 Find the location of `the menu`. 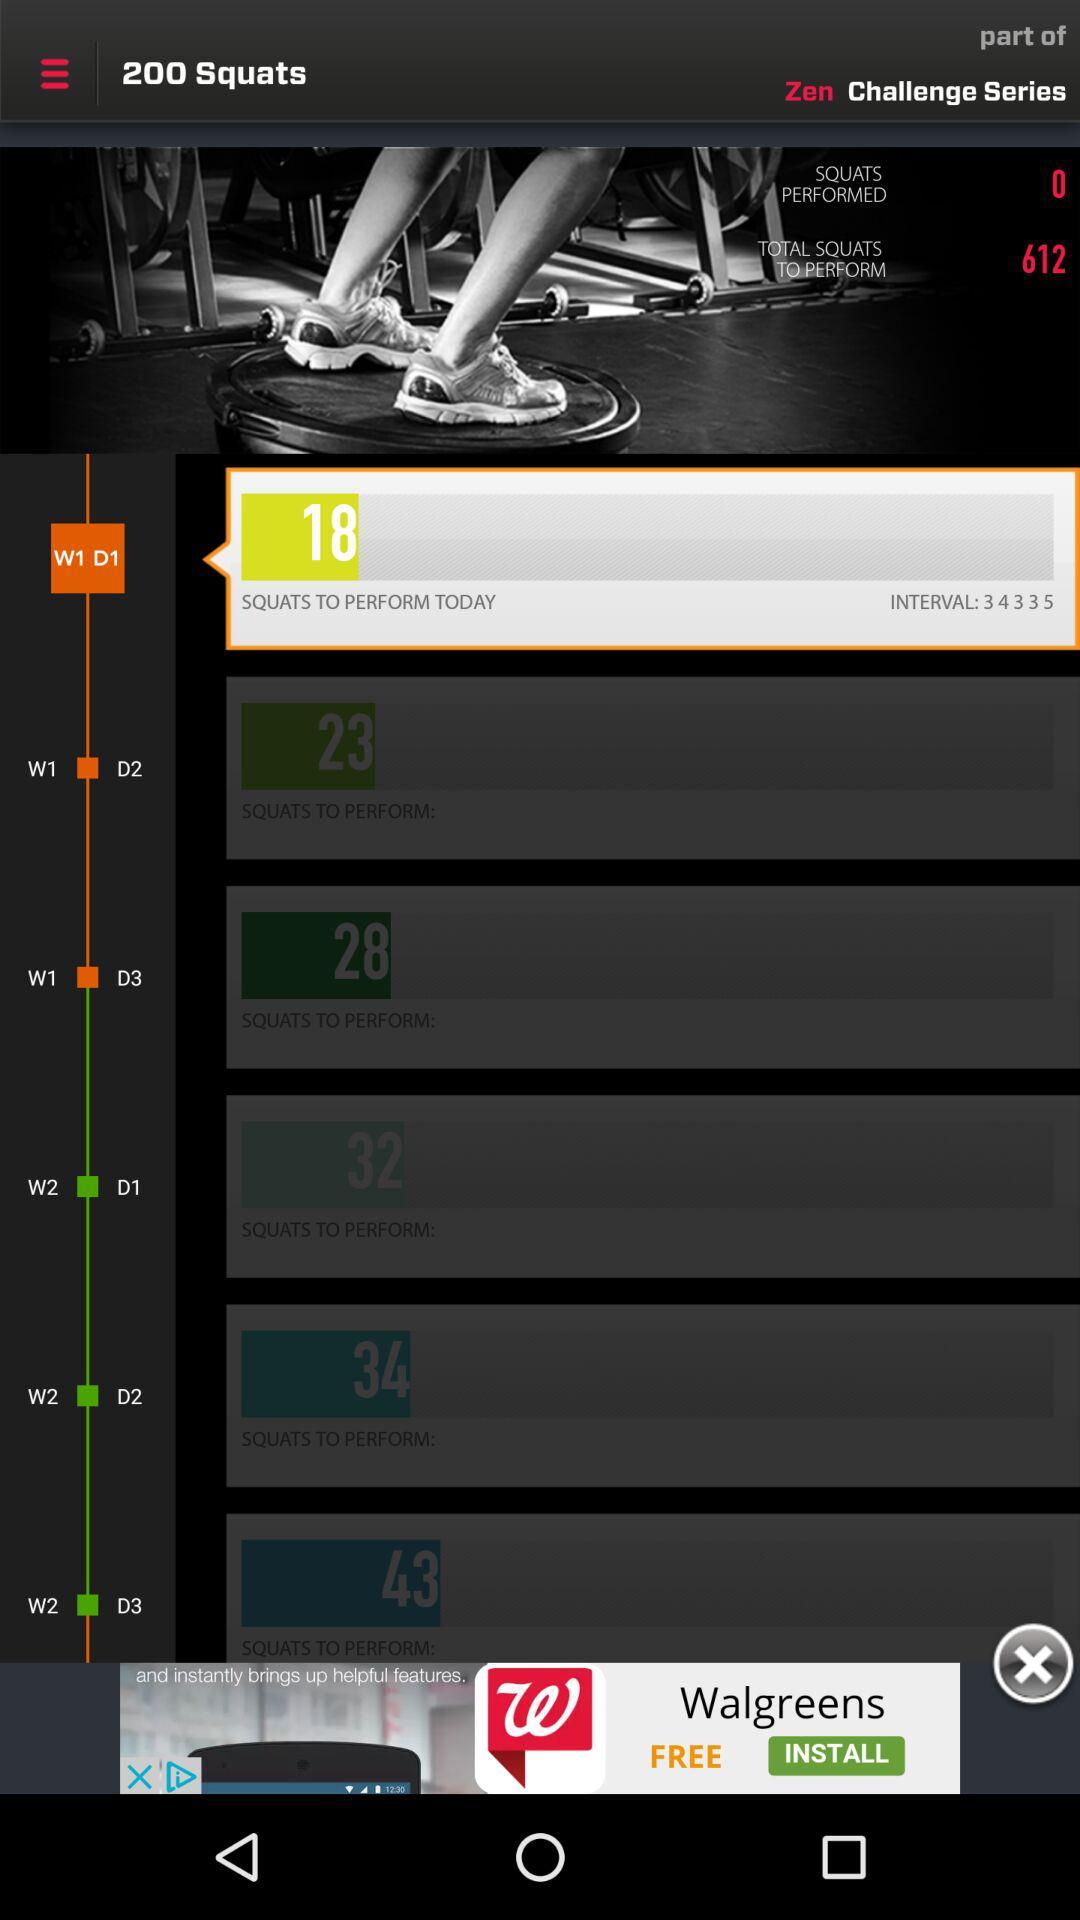

the menu is located at coordinates (53, 73).